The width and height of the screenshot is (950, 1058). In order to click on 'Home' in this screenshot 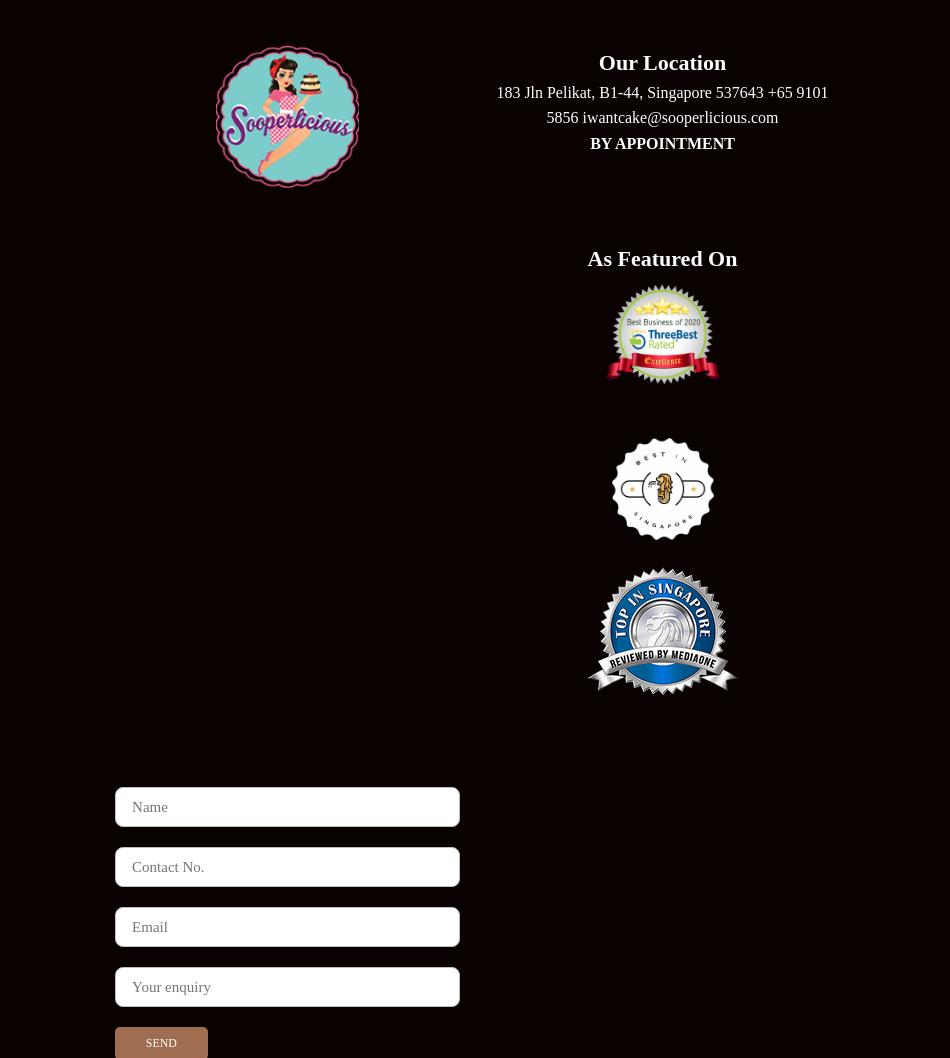, I will do `click(473, 696)`.